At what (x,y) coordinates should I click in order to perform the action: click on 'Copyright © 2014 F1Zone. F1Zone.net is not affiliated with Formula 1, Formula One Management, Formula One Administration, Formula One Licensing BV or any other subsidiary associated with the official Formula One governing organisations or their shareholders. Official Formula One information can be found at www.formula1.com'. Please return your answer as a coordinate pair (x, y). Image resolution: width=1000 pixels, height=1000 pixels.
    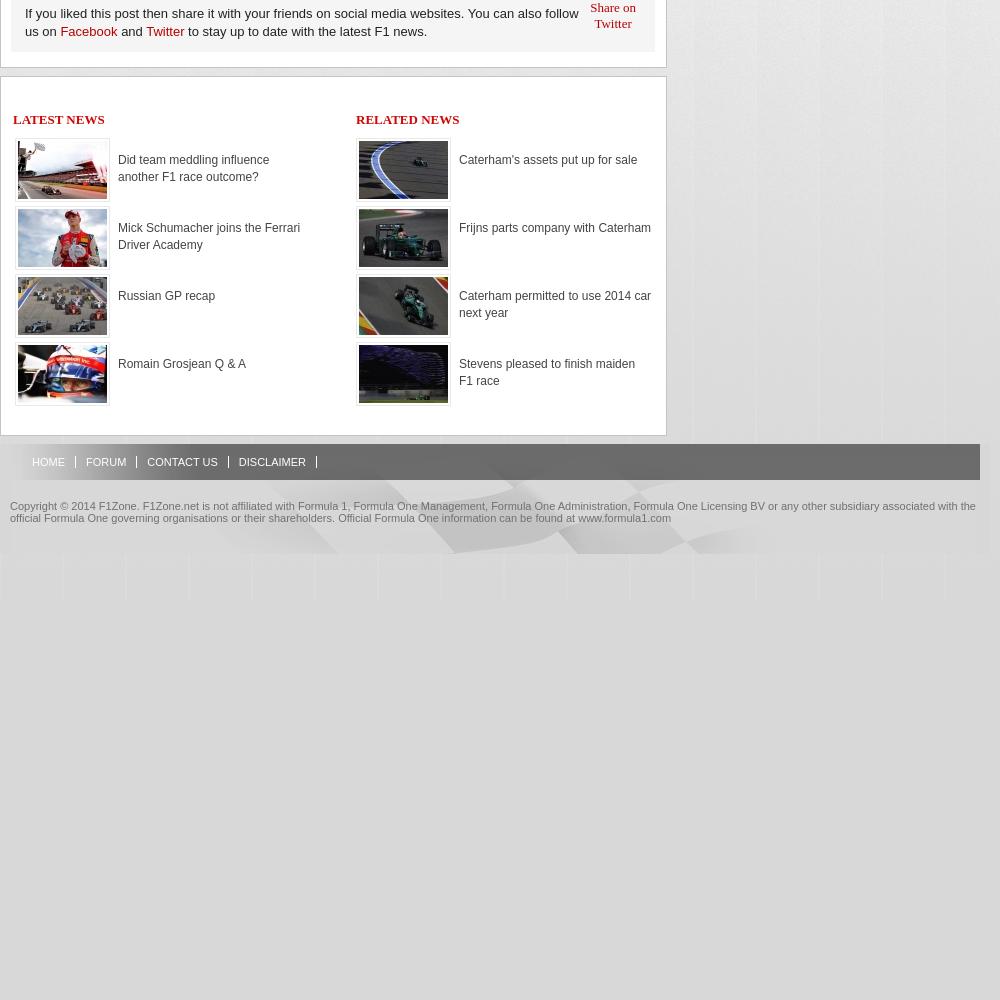
    Looking at the image, I should click on (10, 512).